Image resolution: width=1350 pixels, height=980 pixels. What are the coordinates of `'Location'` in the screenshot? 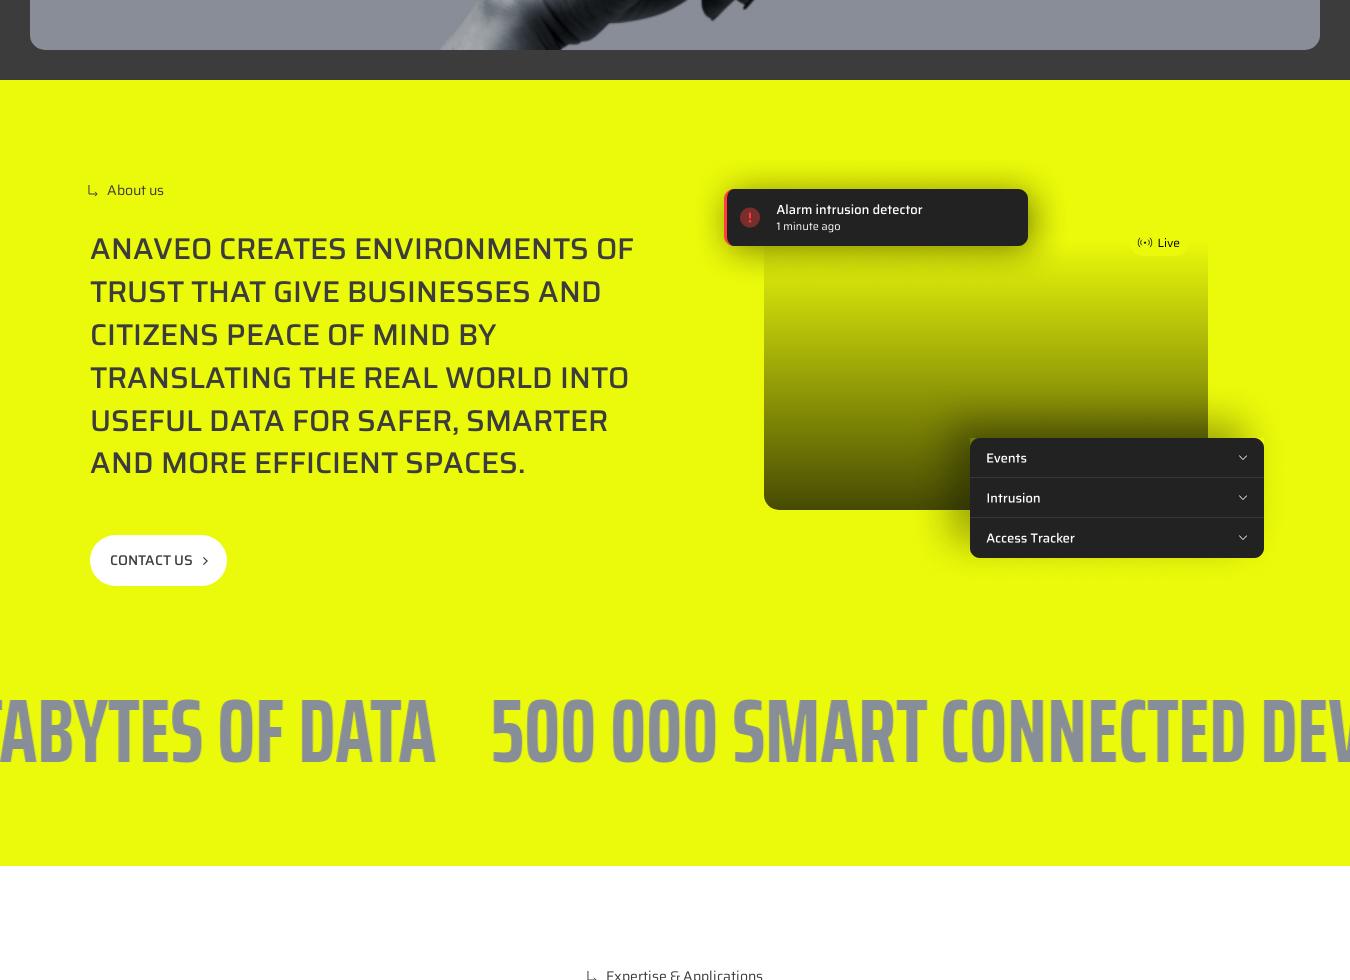 It's located at (764, 635).